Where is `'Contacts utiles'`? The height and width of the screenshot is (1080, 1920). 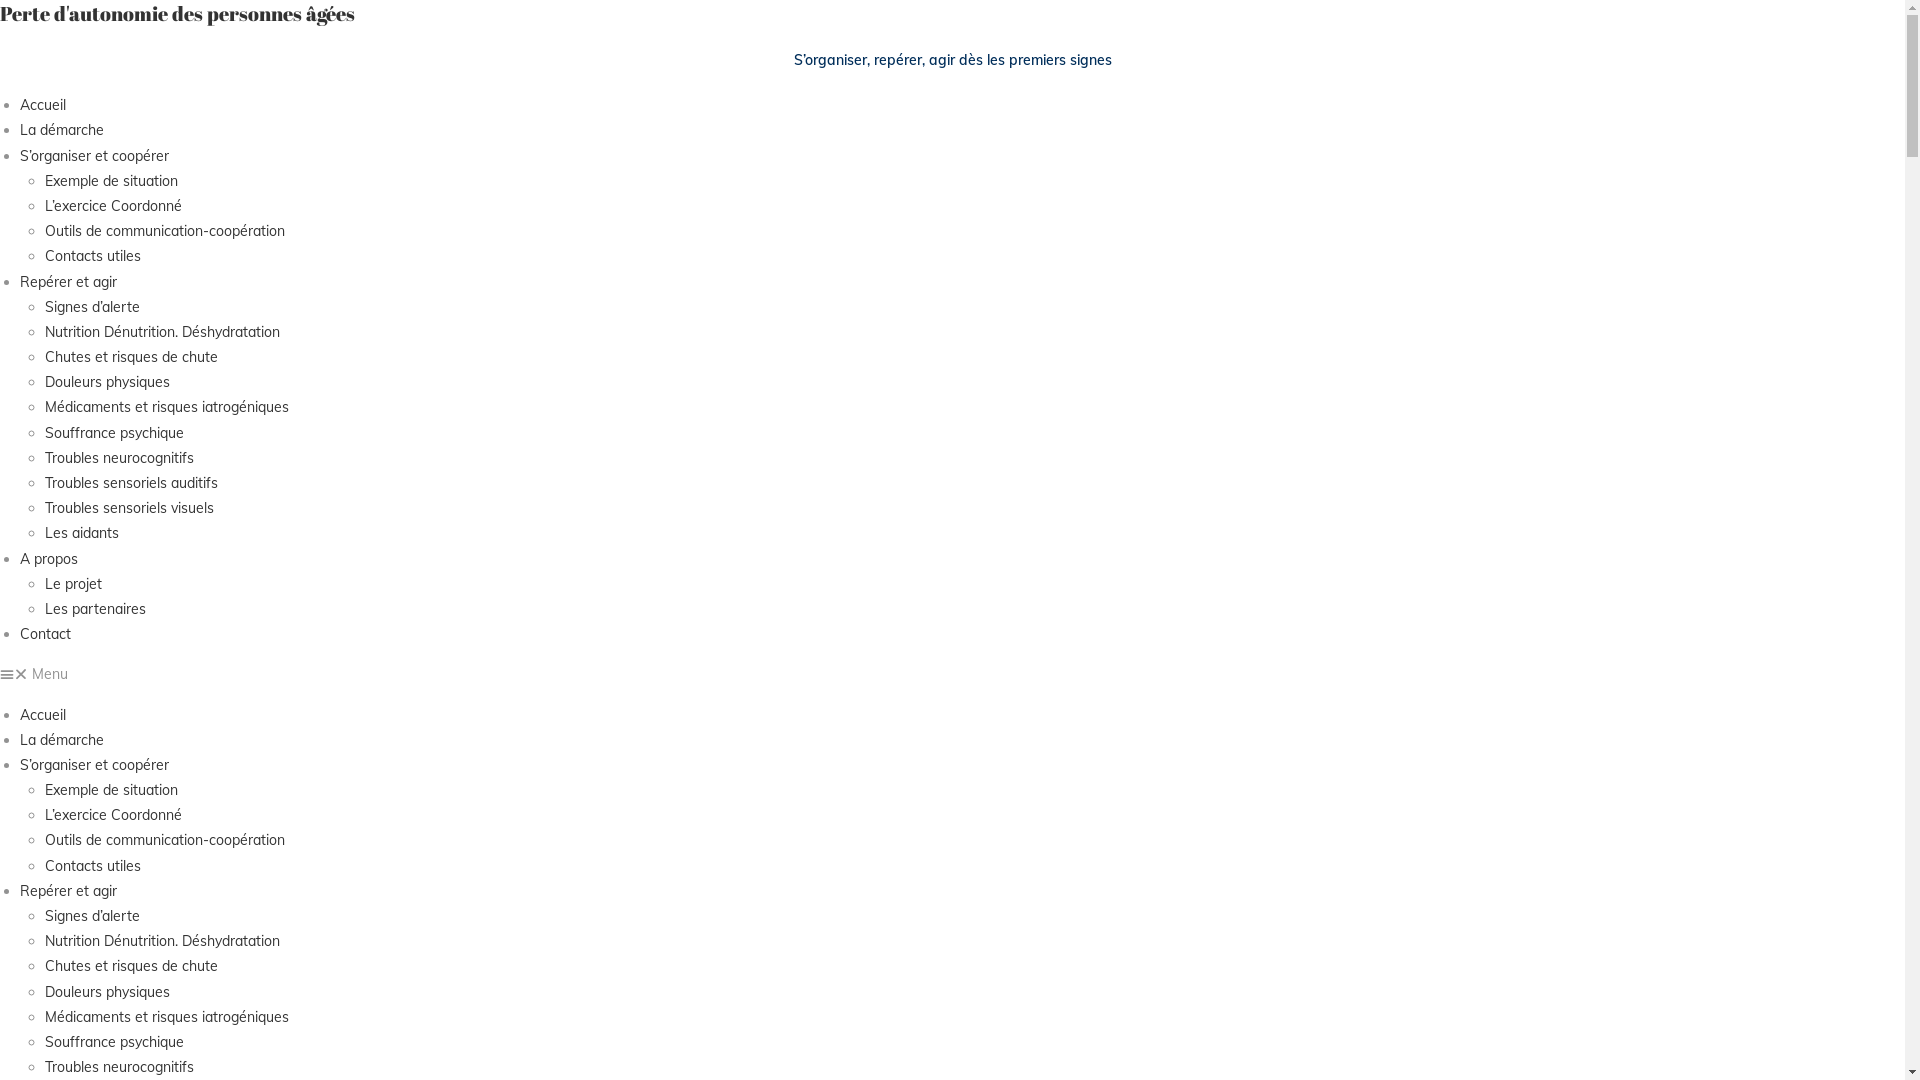 'Contacts utiles' is located at coordinates (91, 865).